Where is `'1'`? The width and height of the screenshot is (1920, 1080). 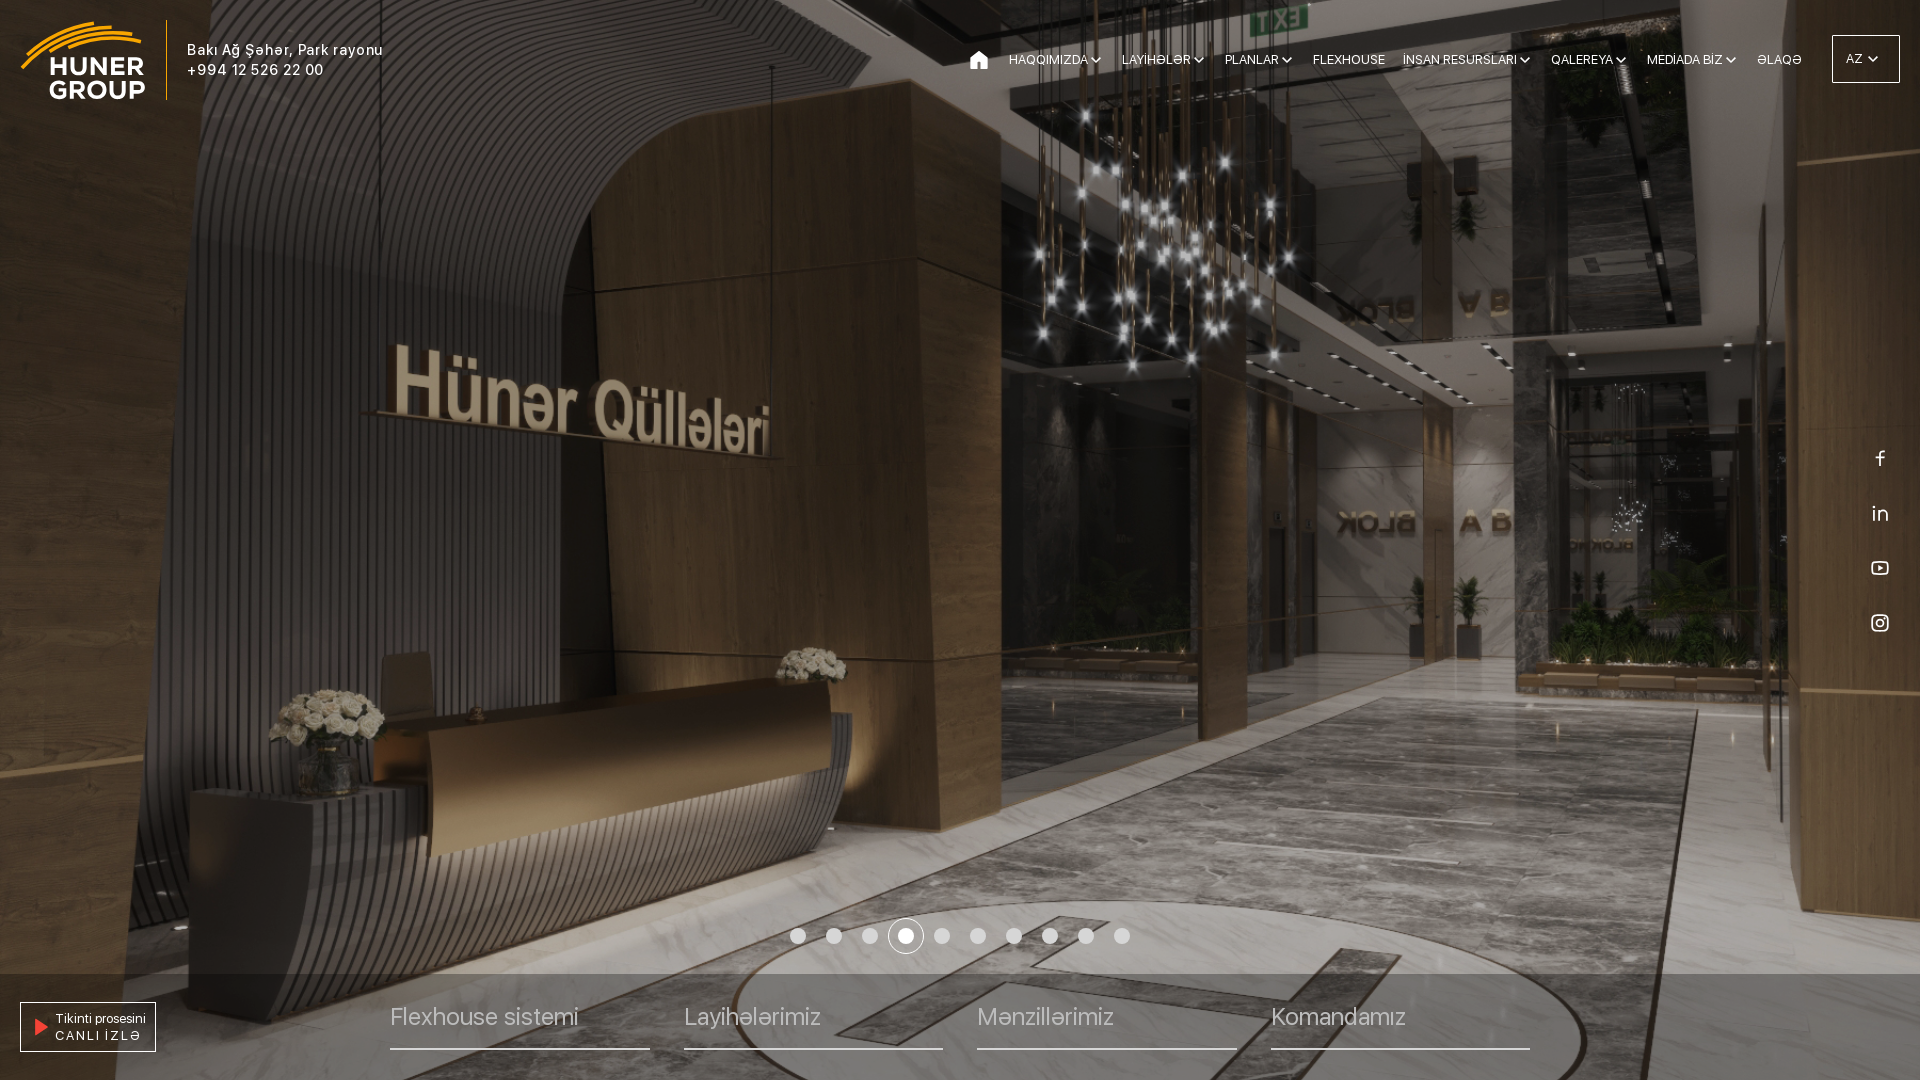
'1' is located at coordinates (796, 936).